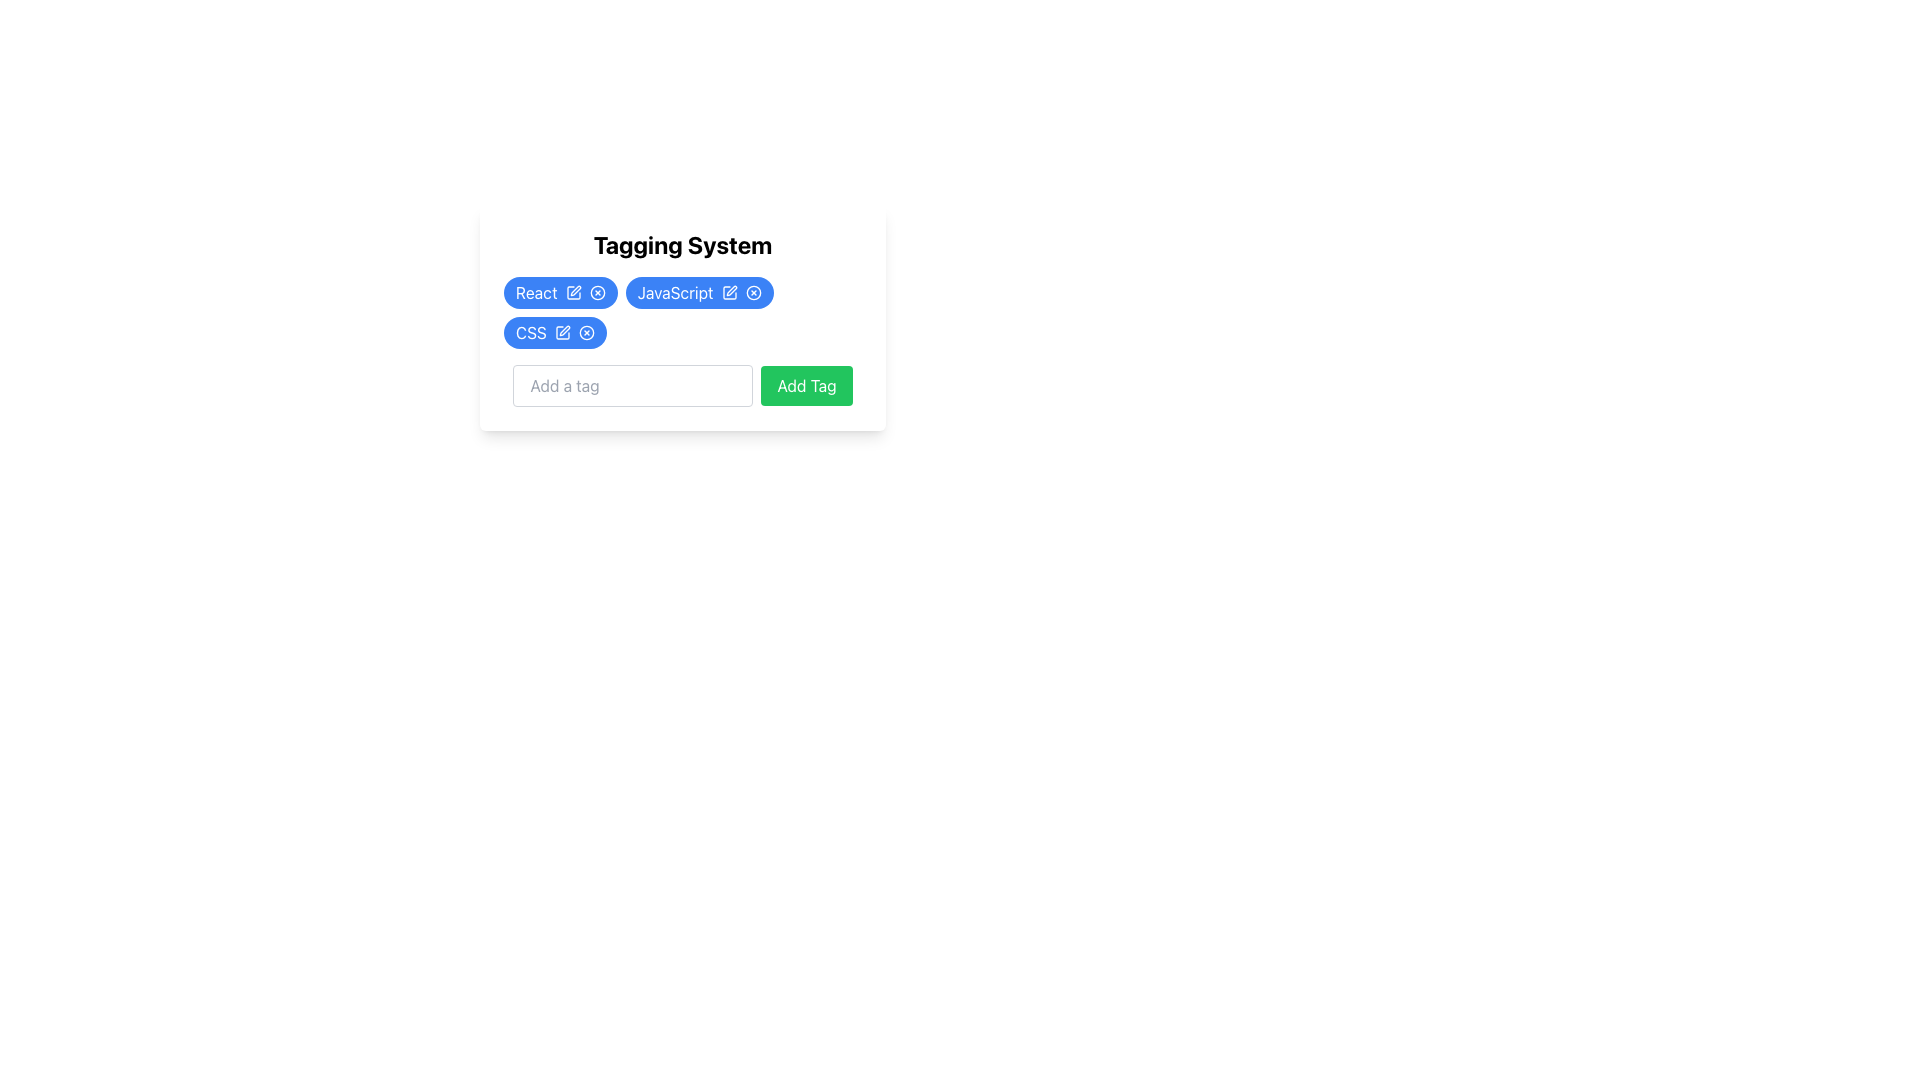 This screenshot has width=1920, height=1080. I want to click on the circular icon element that represents the close button associated with the JavaScript tag in the tagging interface, so click(752, 293).